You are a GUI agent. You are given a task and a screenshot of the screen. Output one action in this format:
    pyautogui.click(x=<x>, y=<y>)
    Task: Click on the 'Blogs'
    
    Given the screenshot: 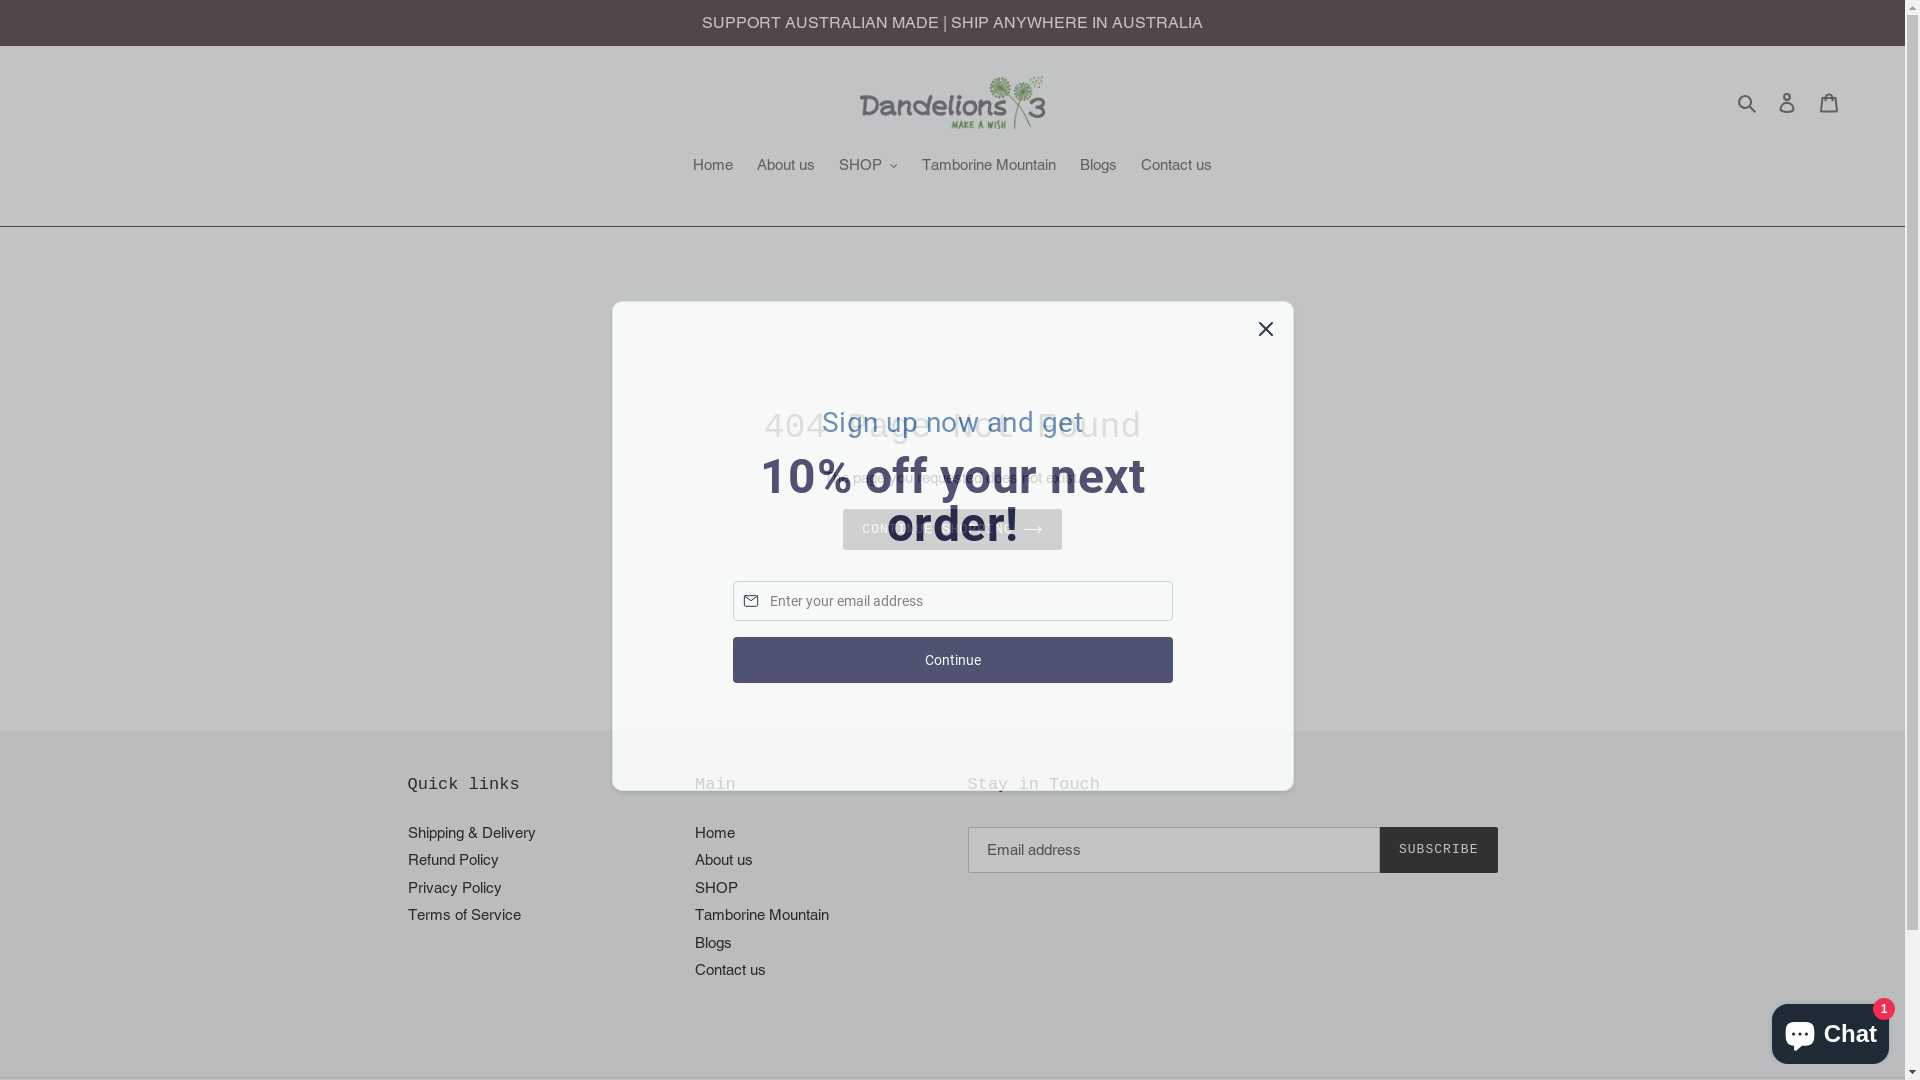 What is the action you would take?
    pyautogui.click(x=1097, y=165)
    